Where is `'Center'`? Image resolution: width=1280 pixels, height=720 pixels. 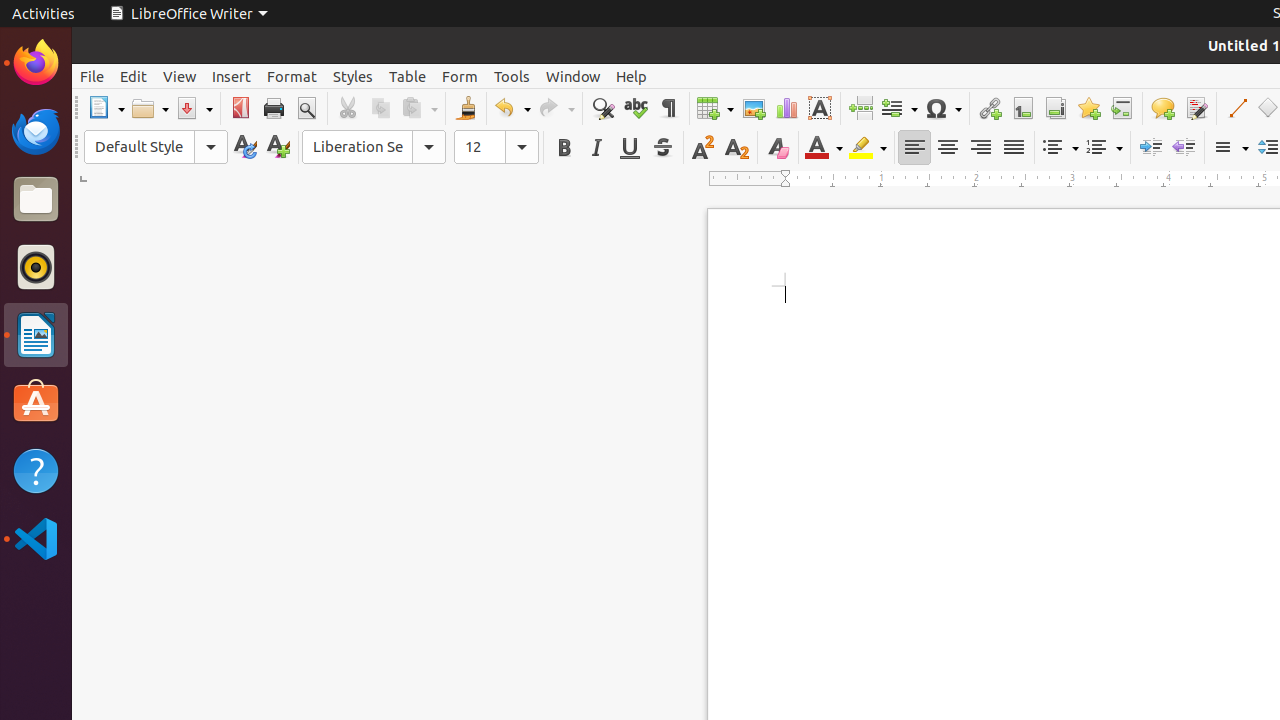
'Center' is located at coordinates (946, 146).